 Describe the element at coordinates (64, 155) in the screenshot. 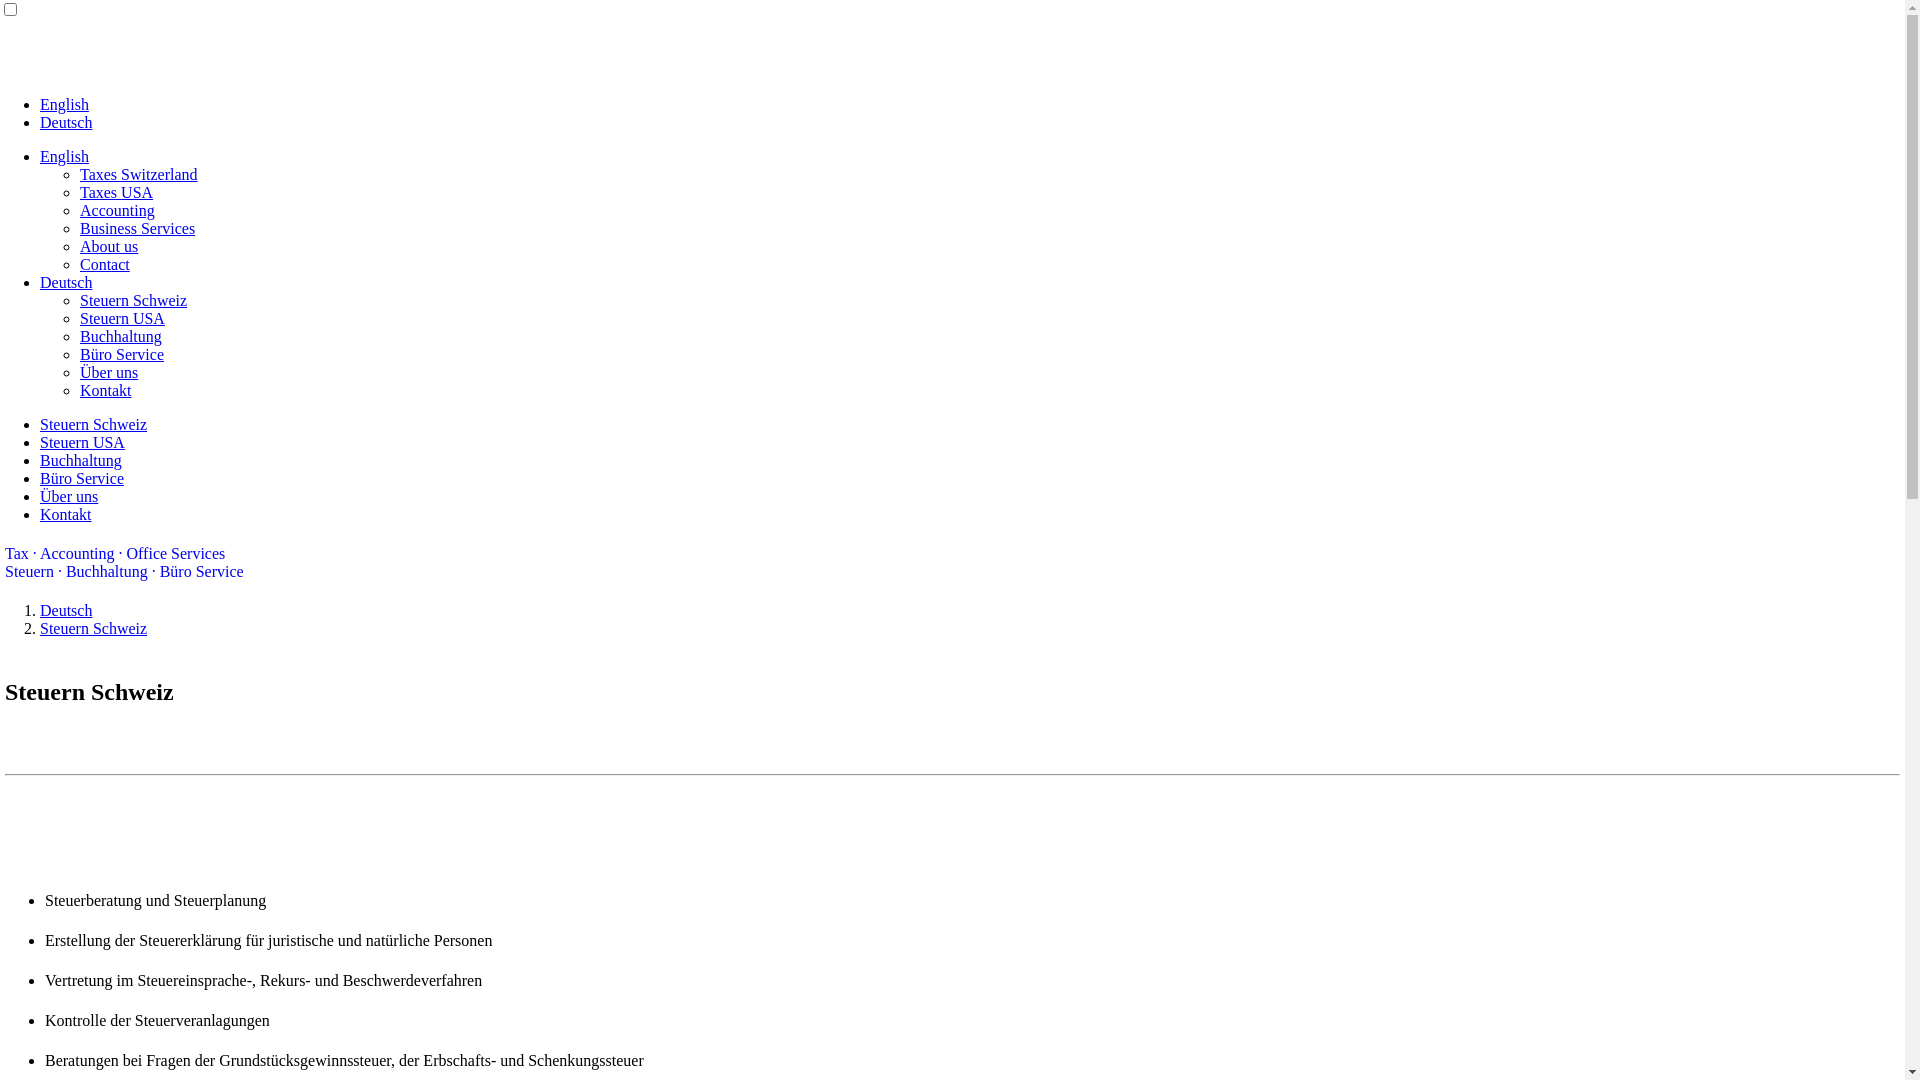

I see `'English'` at that location.